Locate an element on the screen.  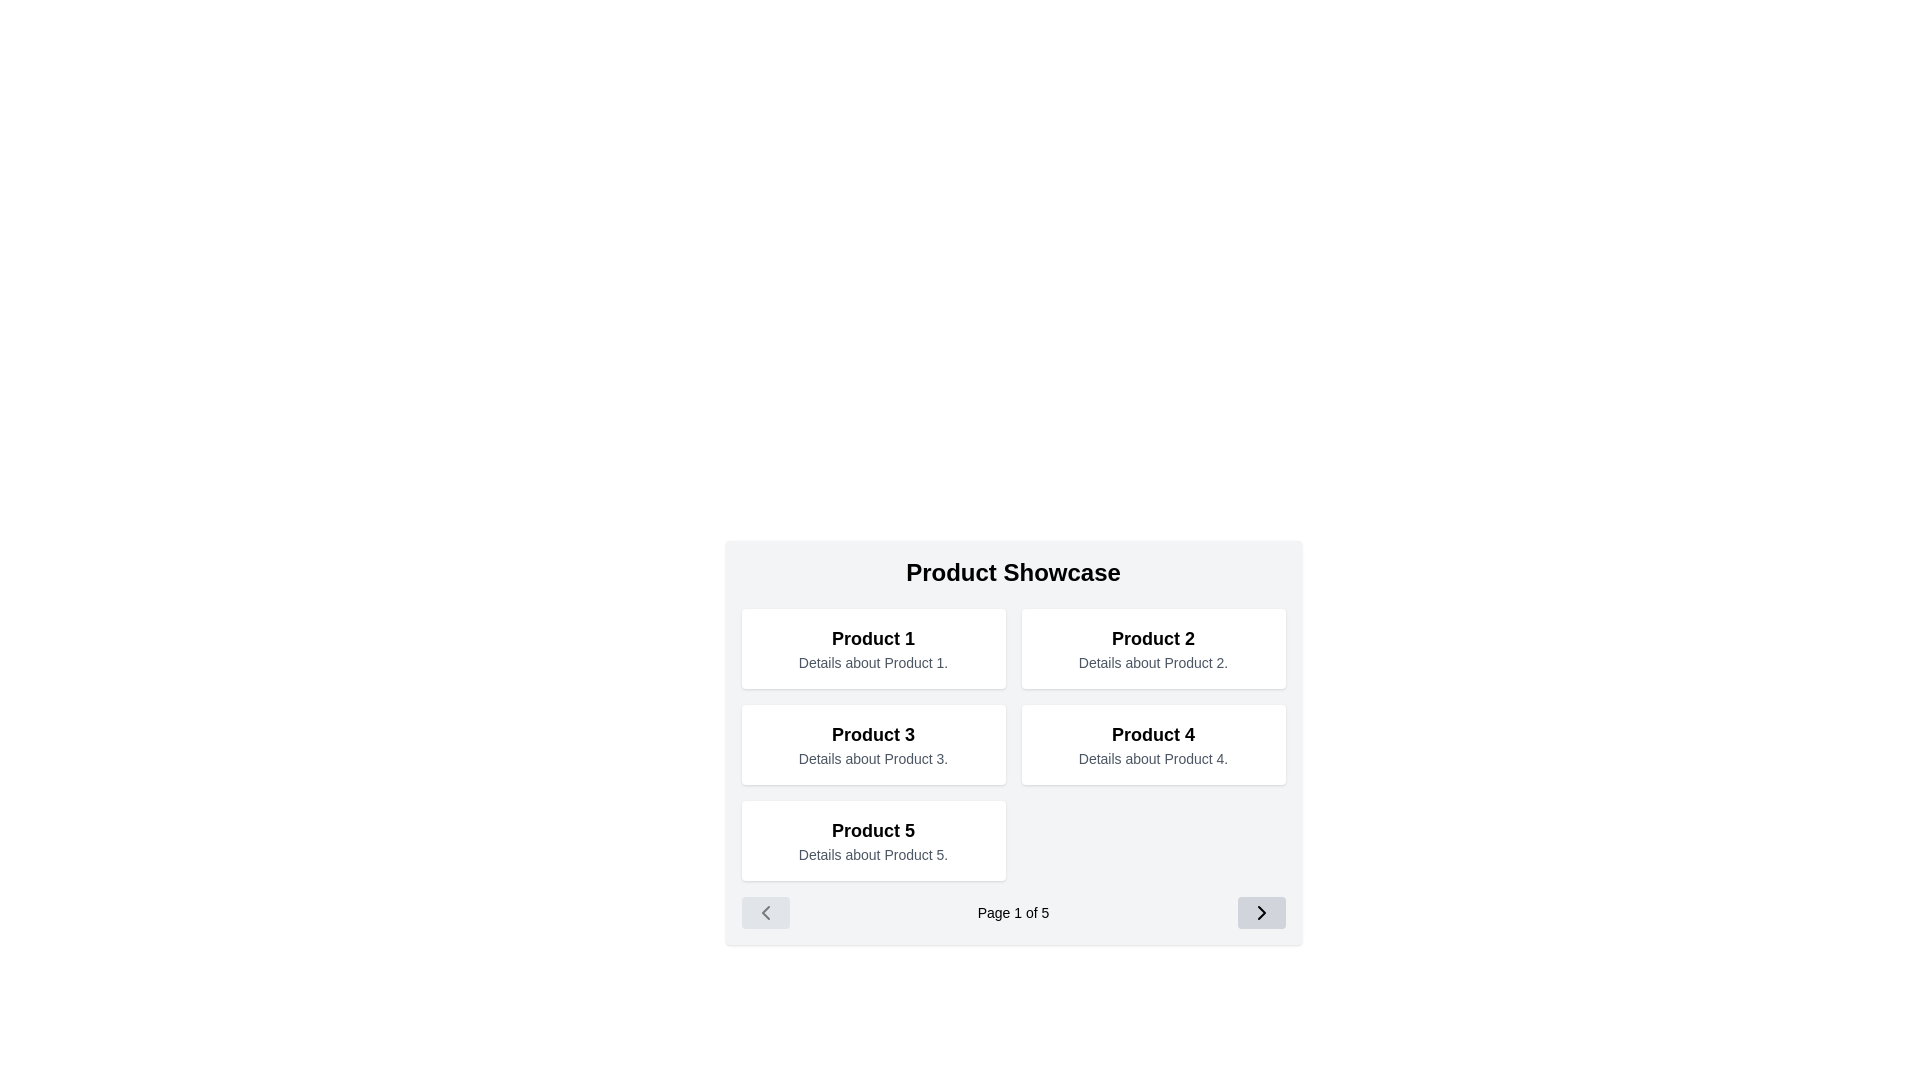
the label providing additional descriptive text about 'Product 1', located directly below the title in the first product card is located at coordinates (873, 663).